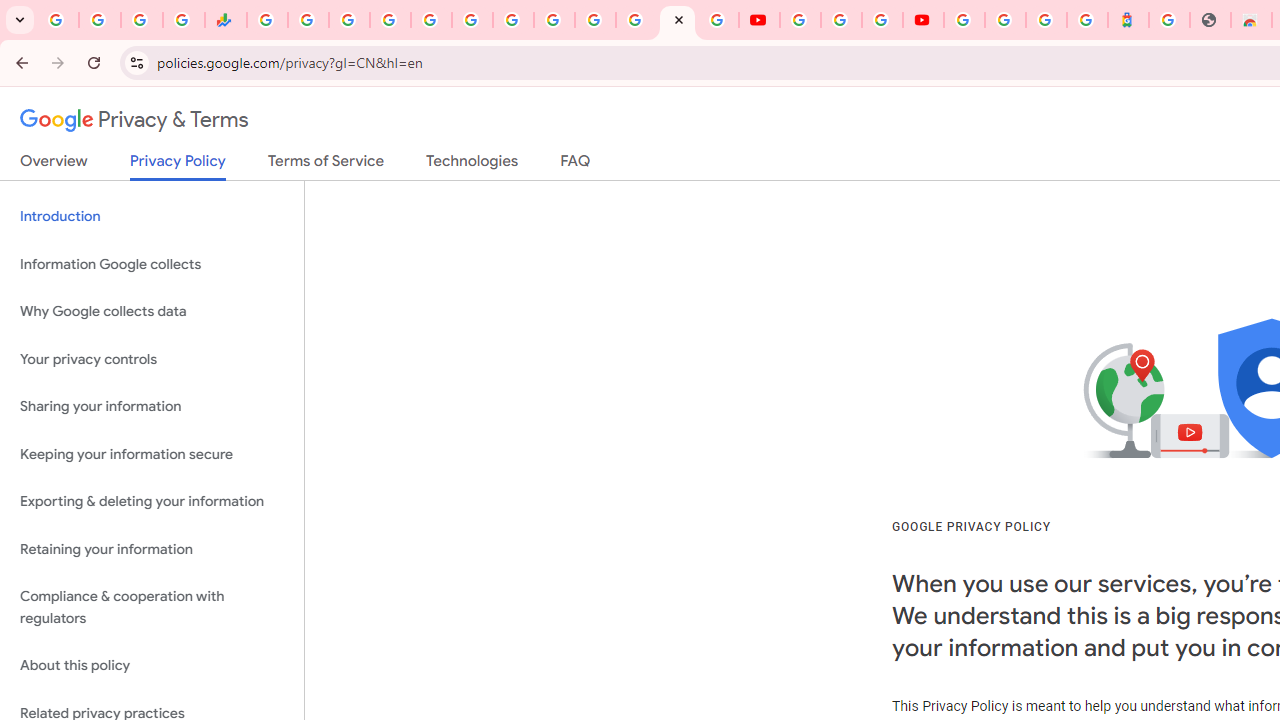 This screenshot has height=720, width=1280. What do you see at coordinates (151, 217) in the screenshot?
I see `'Introduction'` at bounding box center [151, 217].